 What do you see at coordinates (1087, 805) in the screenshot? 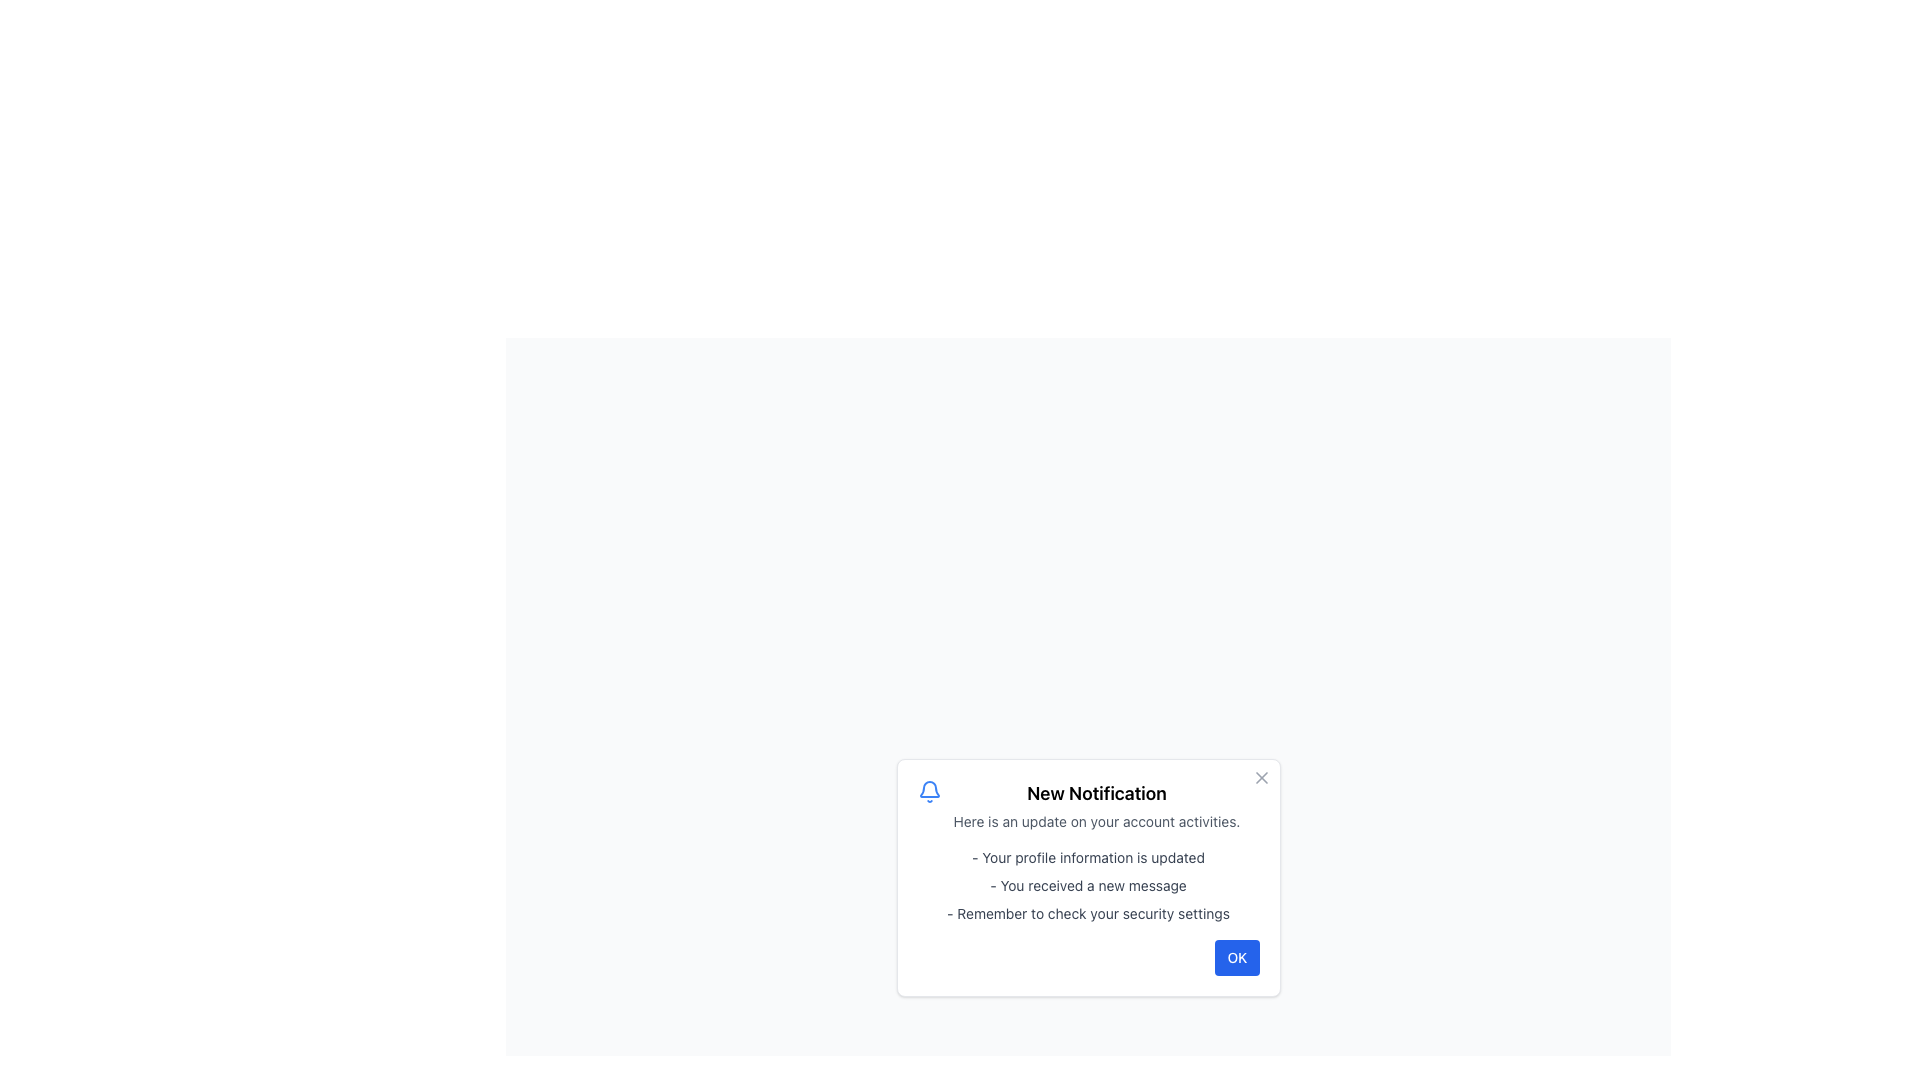
I see `the Notification Header which contains a blue bell icon and the text 'New Notification' with a smaller message below it, located near the top of the notification modal dialog` at bounding box center [1087, 805].